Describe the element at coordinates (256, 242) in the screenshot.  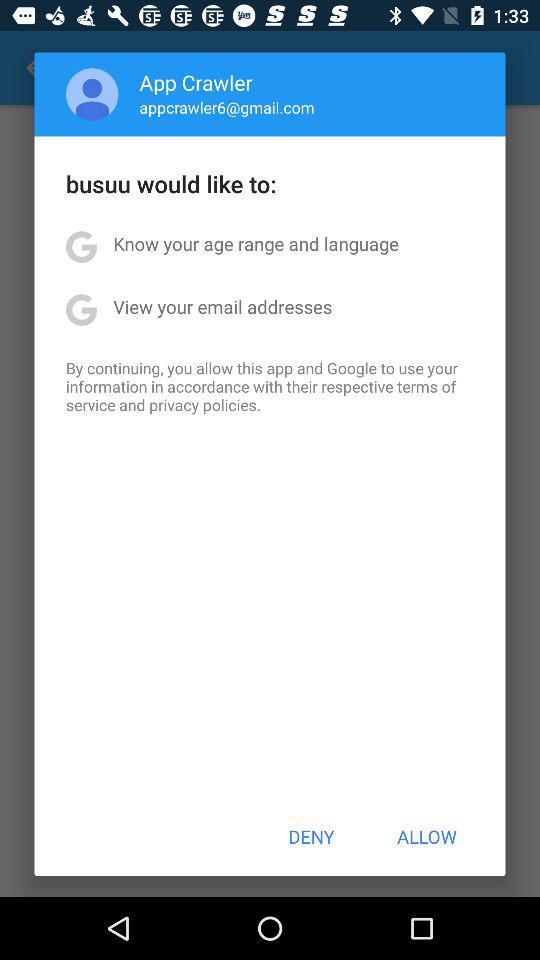
I see `the know your age icon` at that location.